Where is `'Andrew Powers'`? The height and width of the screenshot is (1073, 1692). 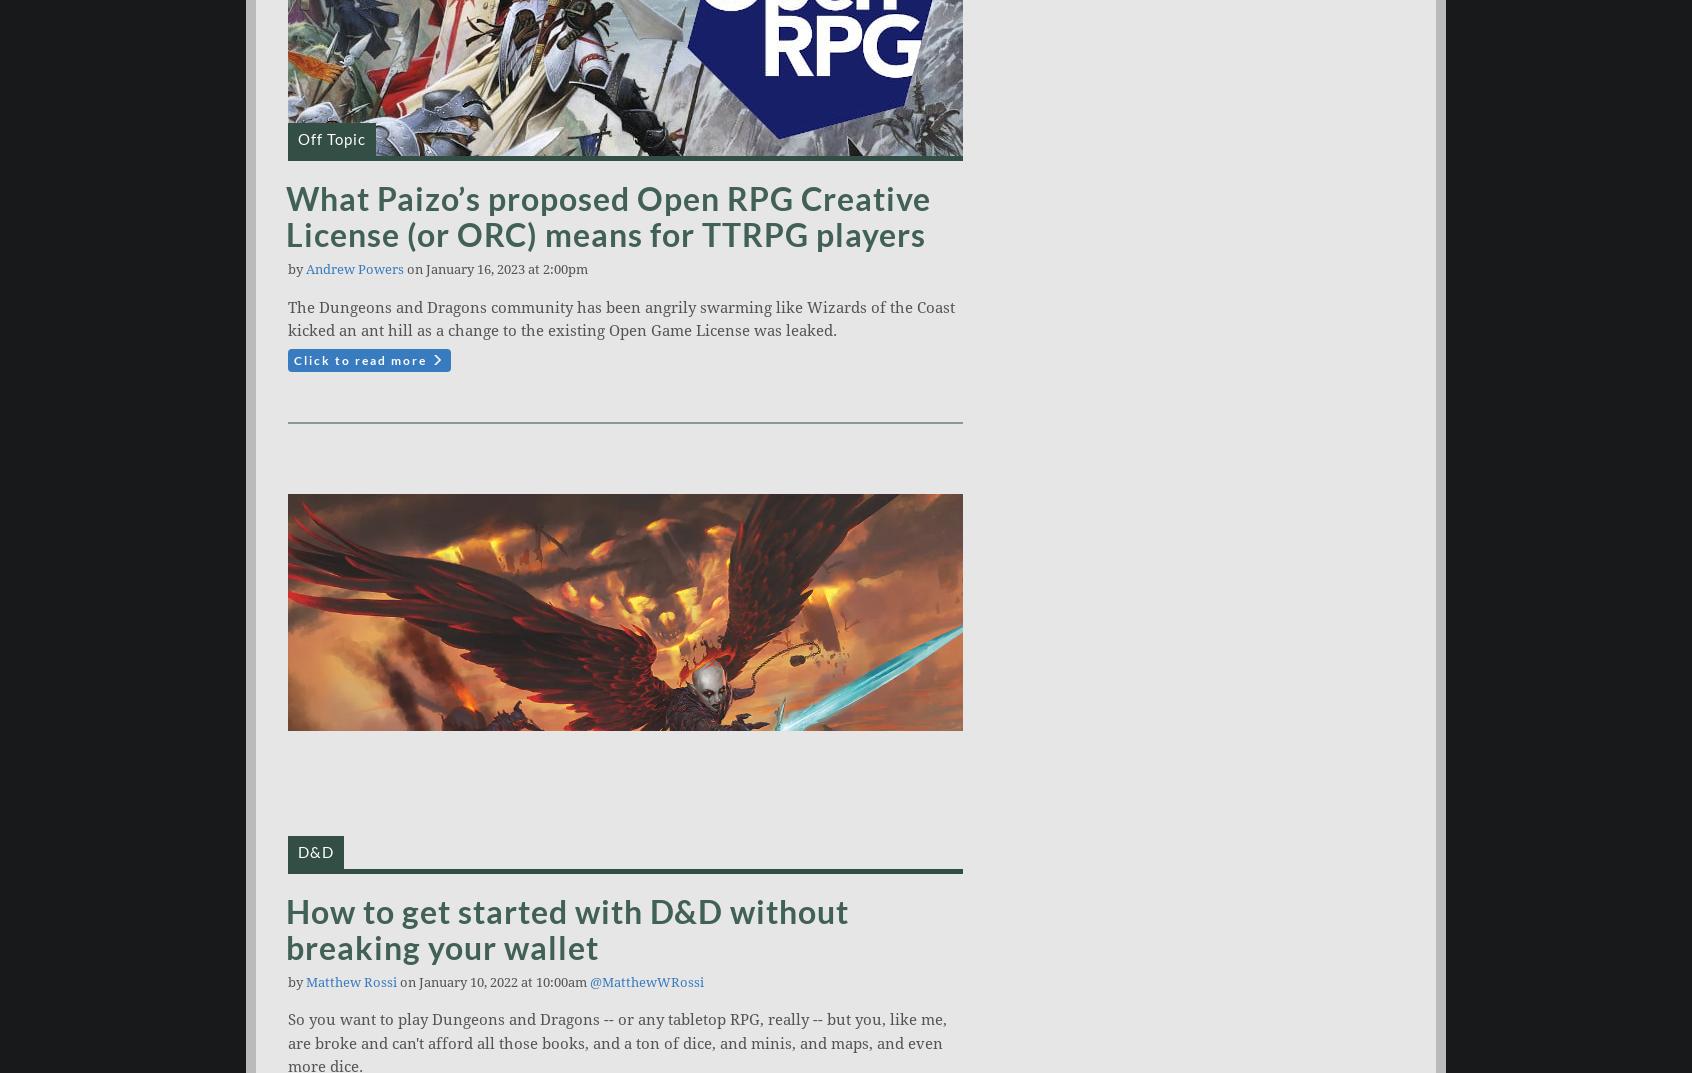
'Andrew Powers' is located at coordinates (354, 268).